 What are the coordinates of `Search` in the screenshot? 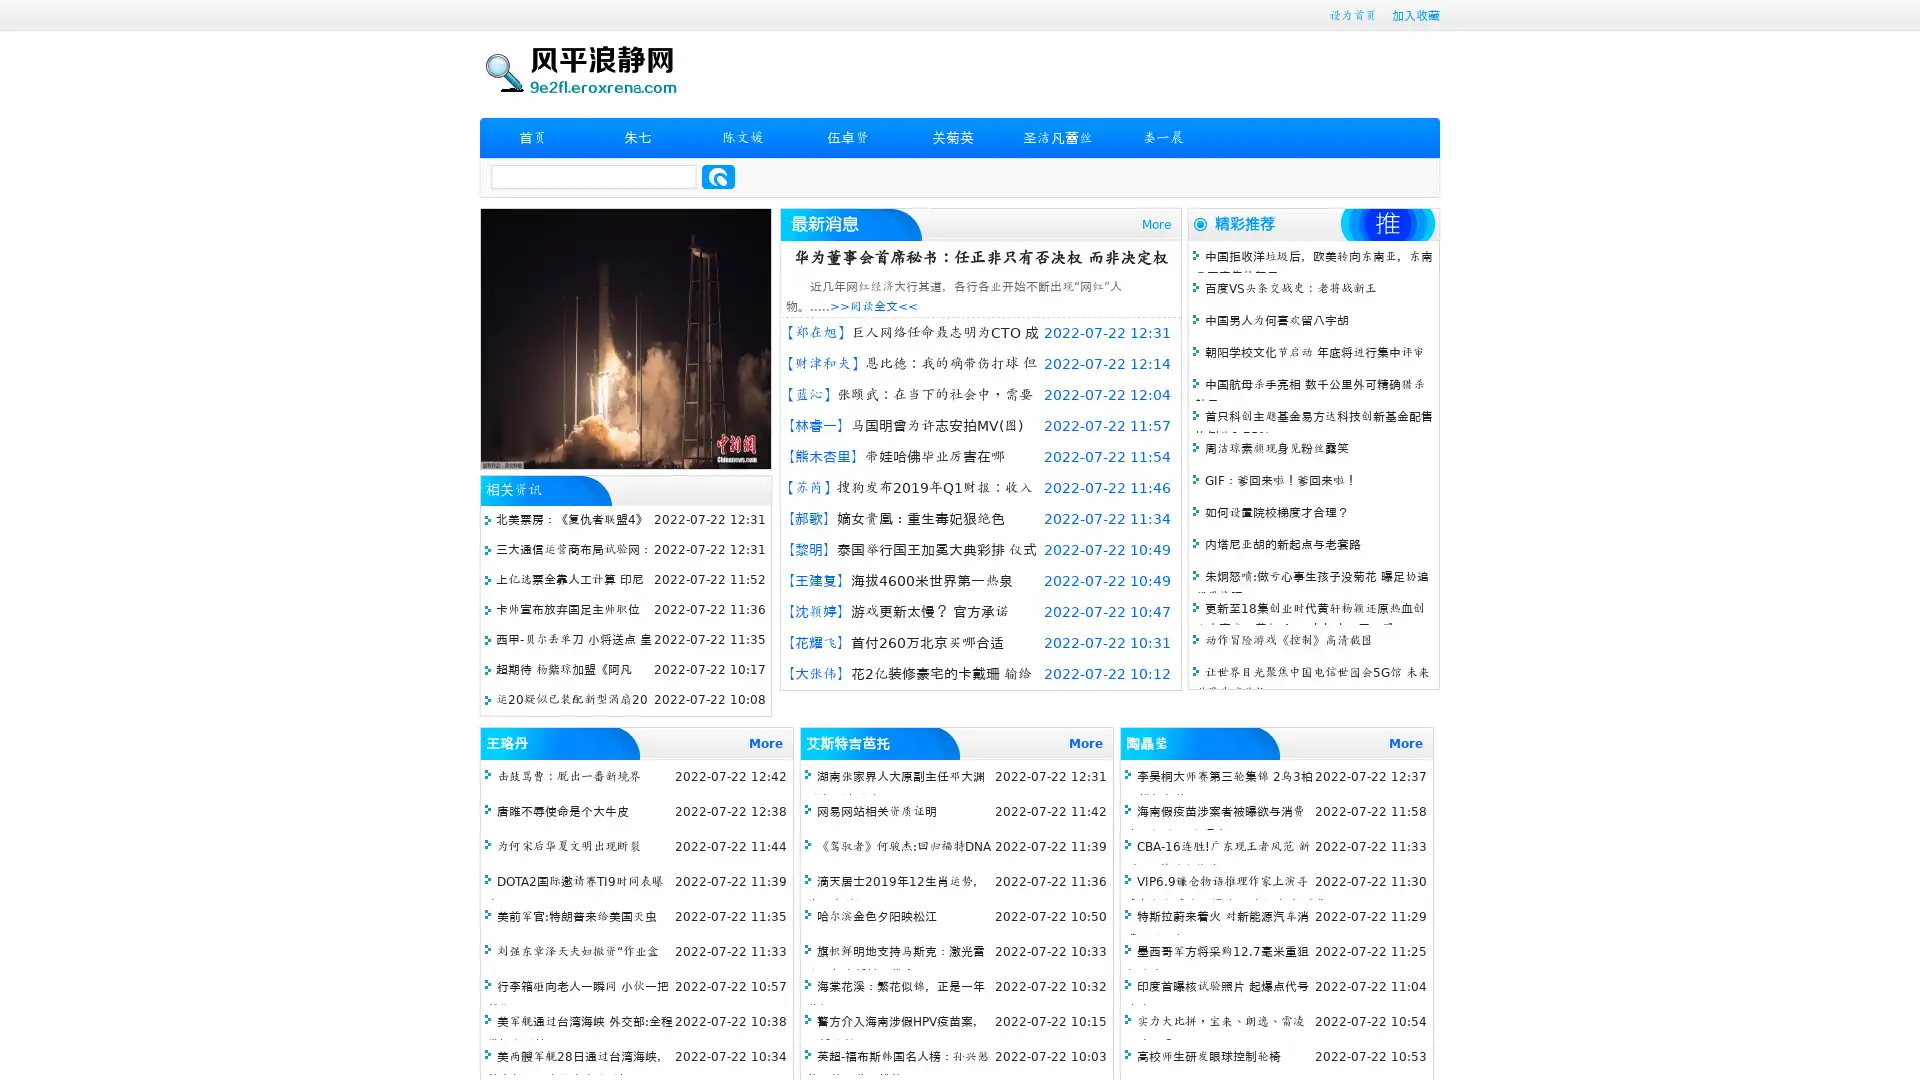 It's located at (718, 176).